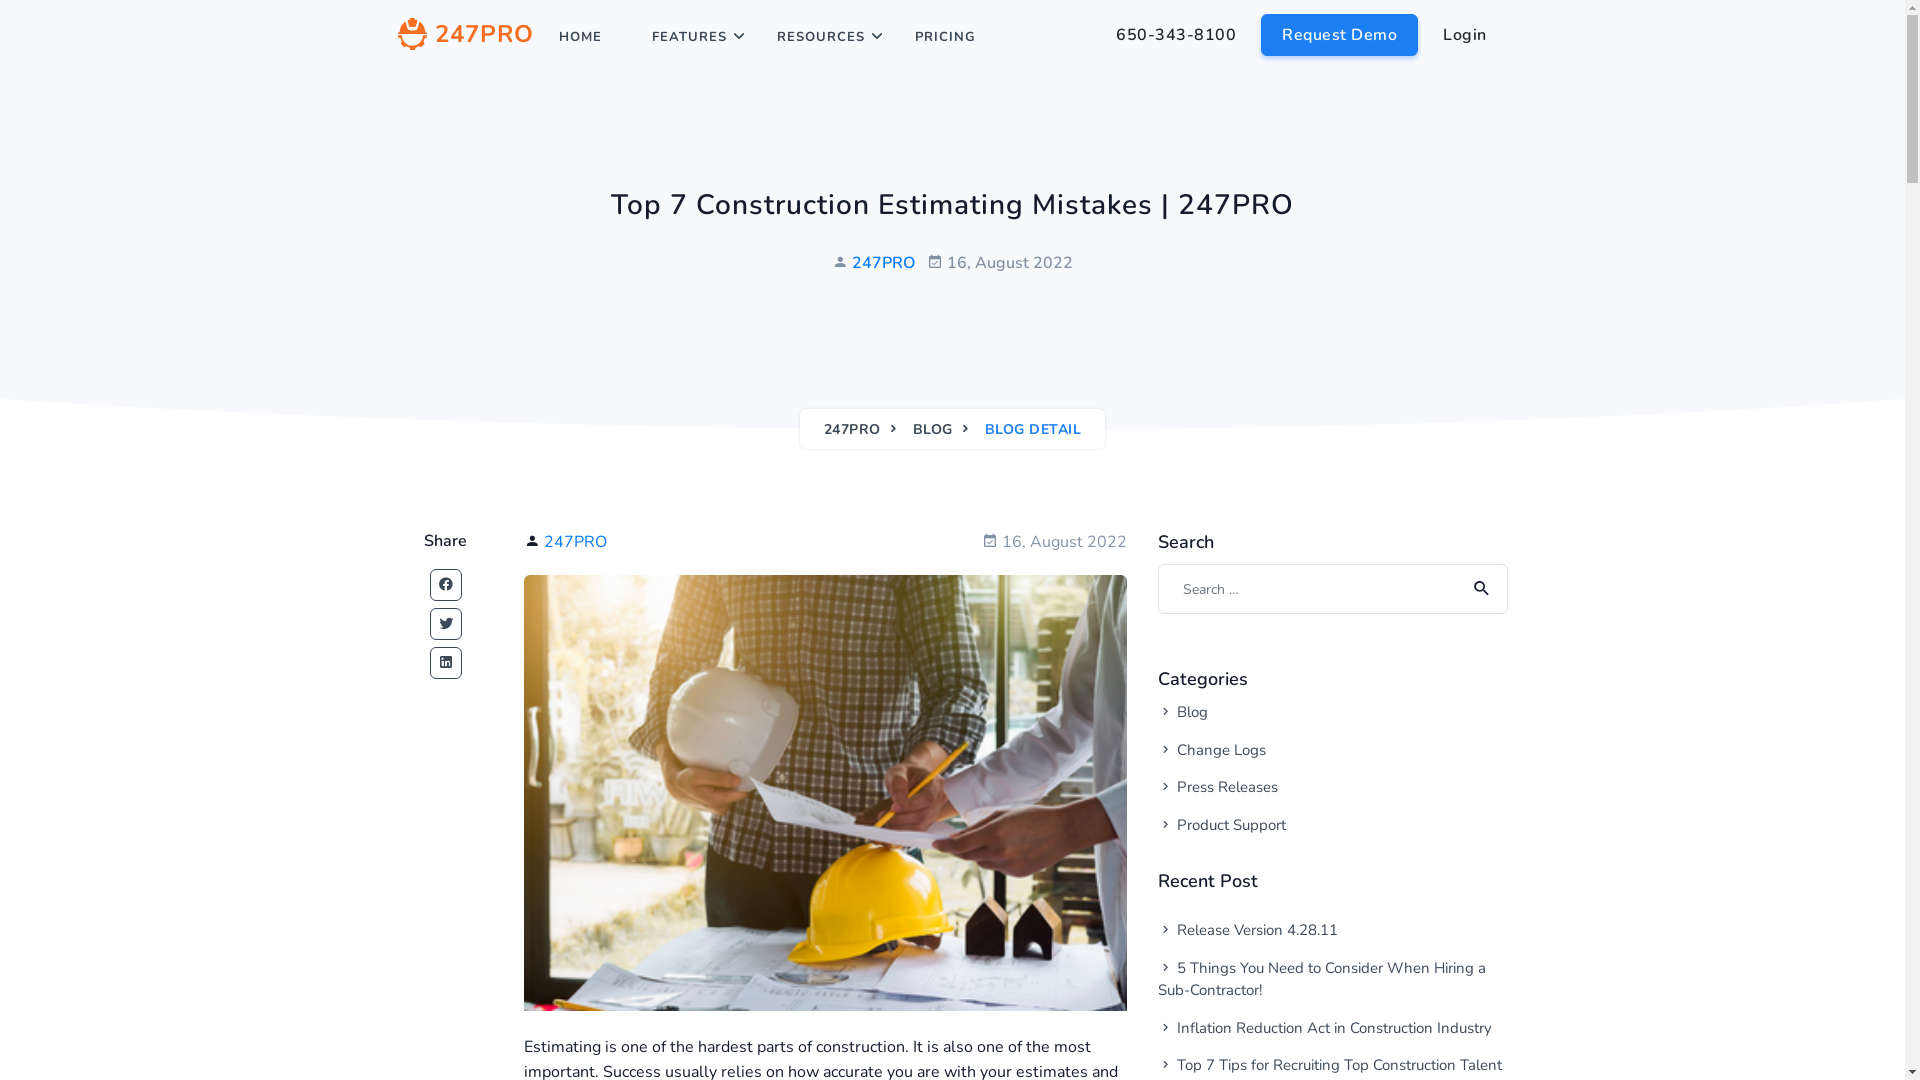  I want to click on 'Click to share on Twitter', so click(445, 623).